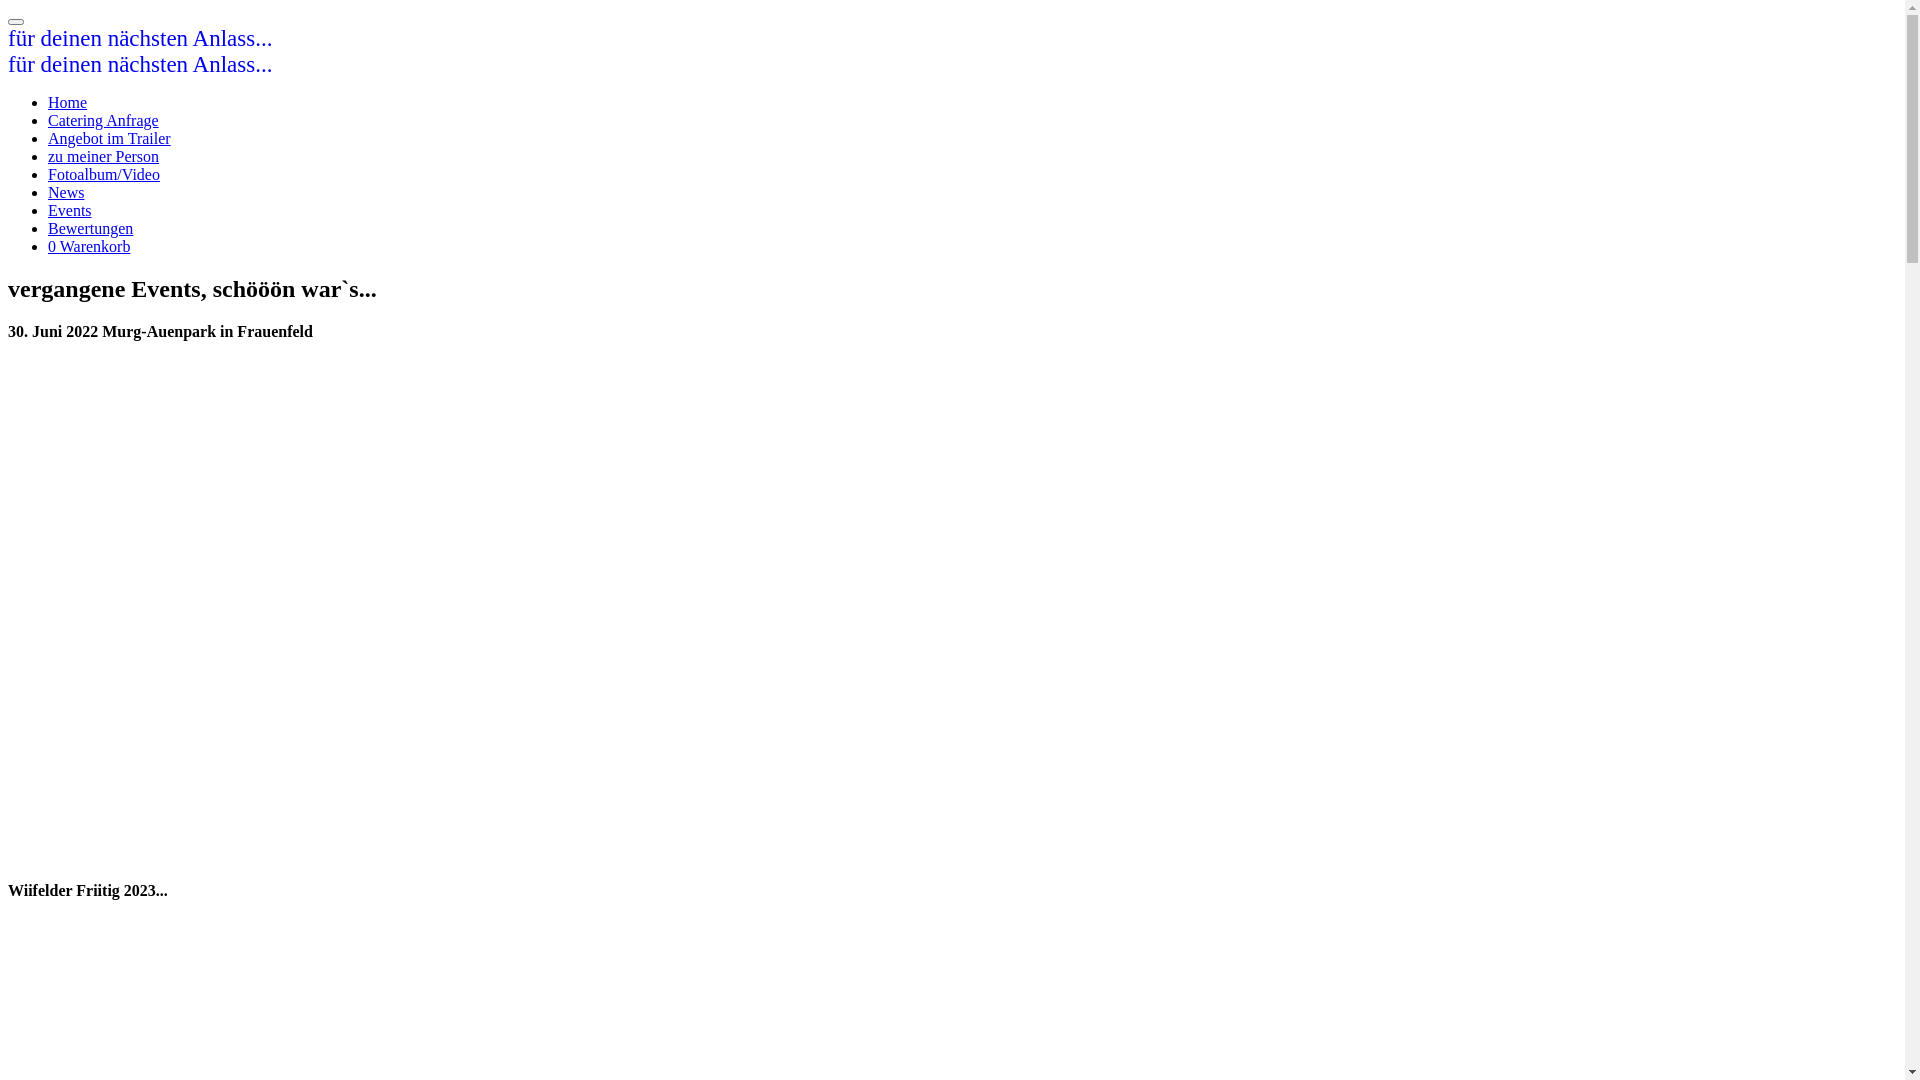  Describe the element at coordinates (48, 102) in the screenshot. I see `'Home'` at that location.